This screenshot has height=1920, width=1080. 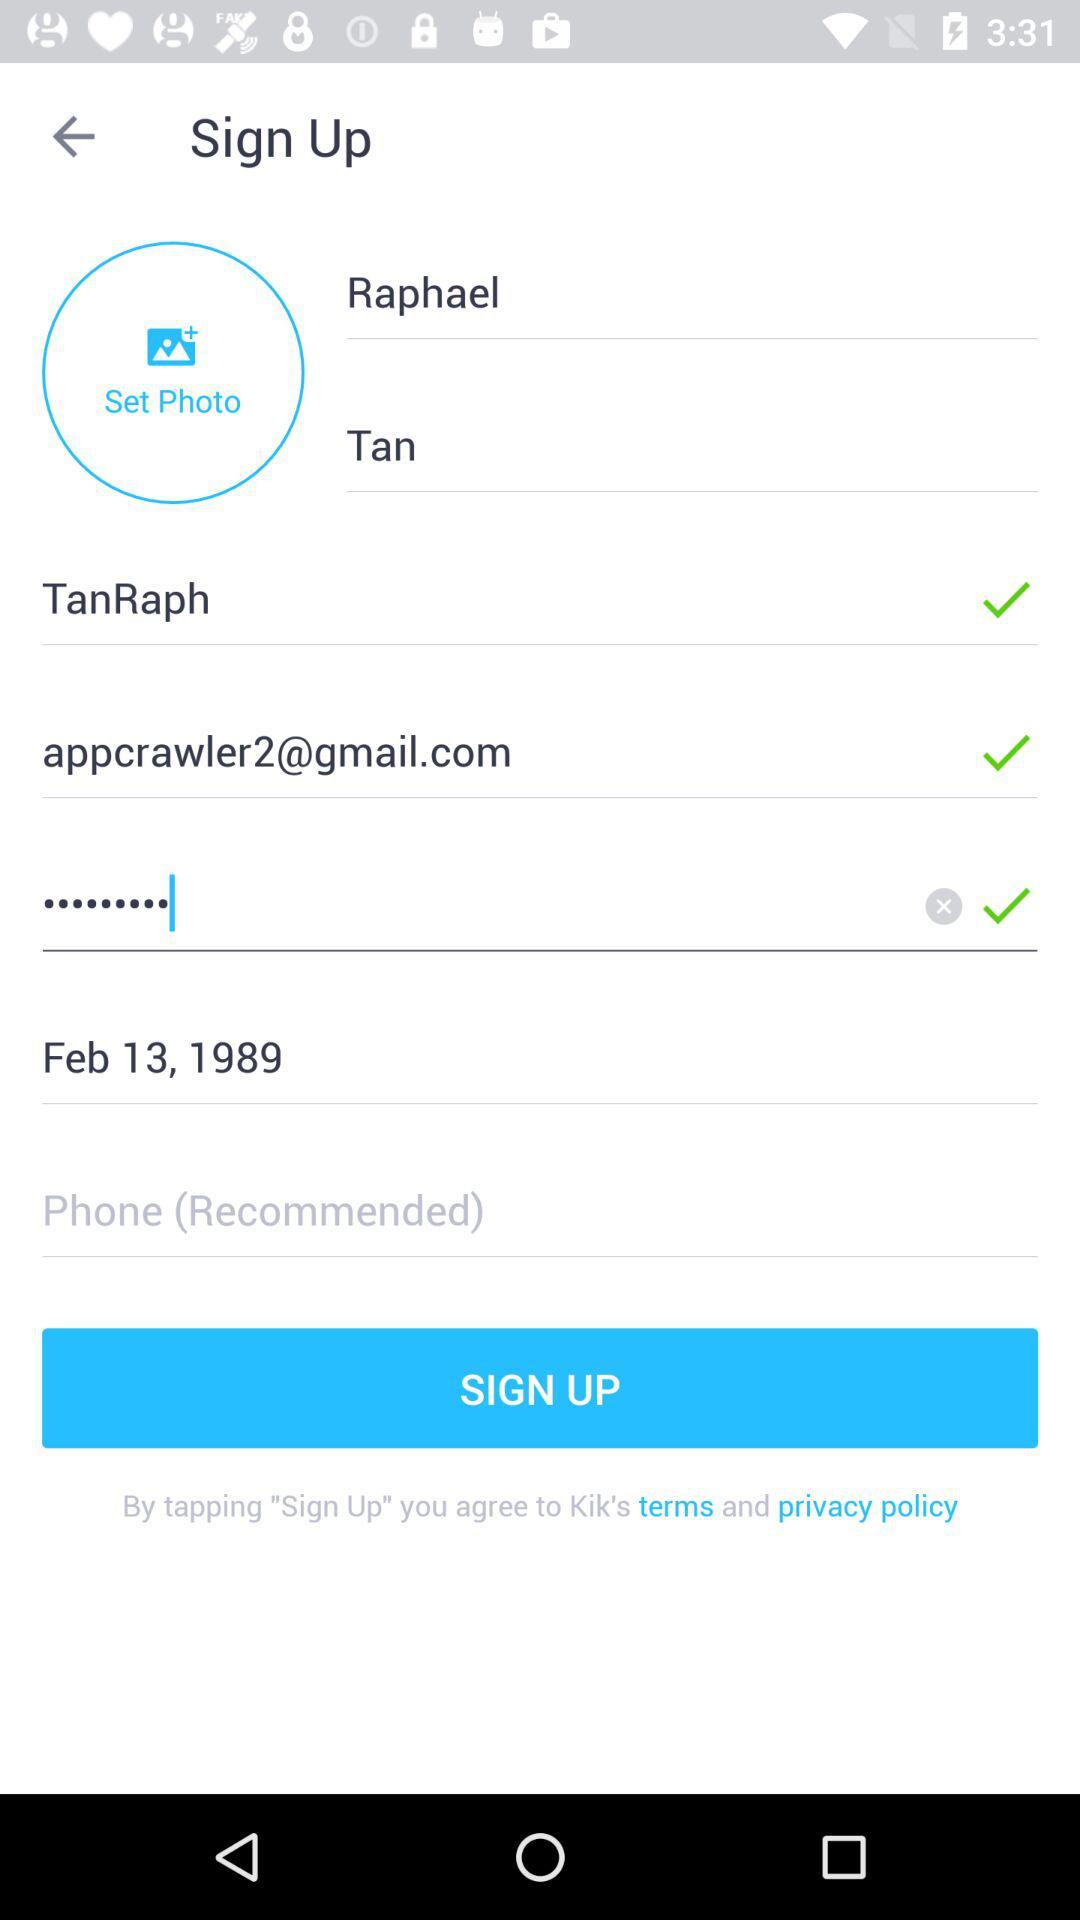 I want to click on the item below sign up icon, so click(x=660, y=290).